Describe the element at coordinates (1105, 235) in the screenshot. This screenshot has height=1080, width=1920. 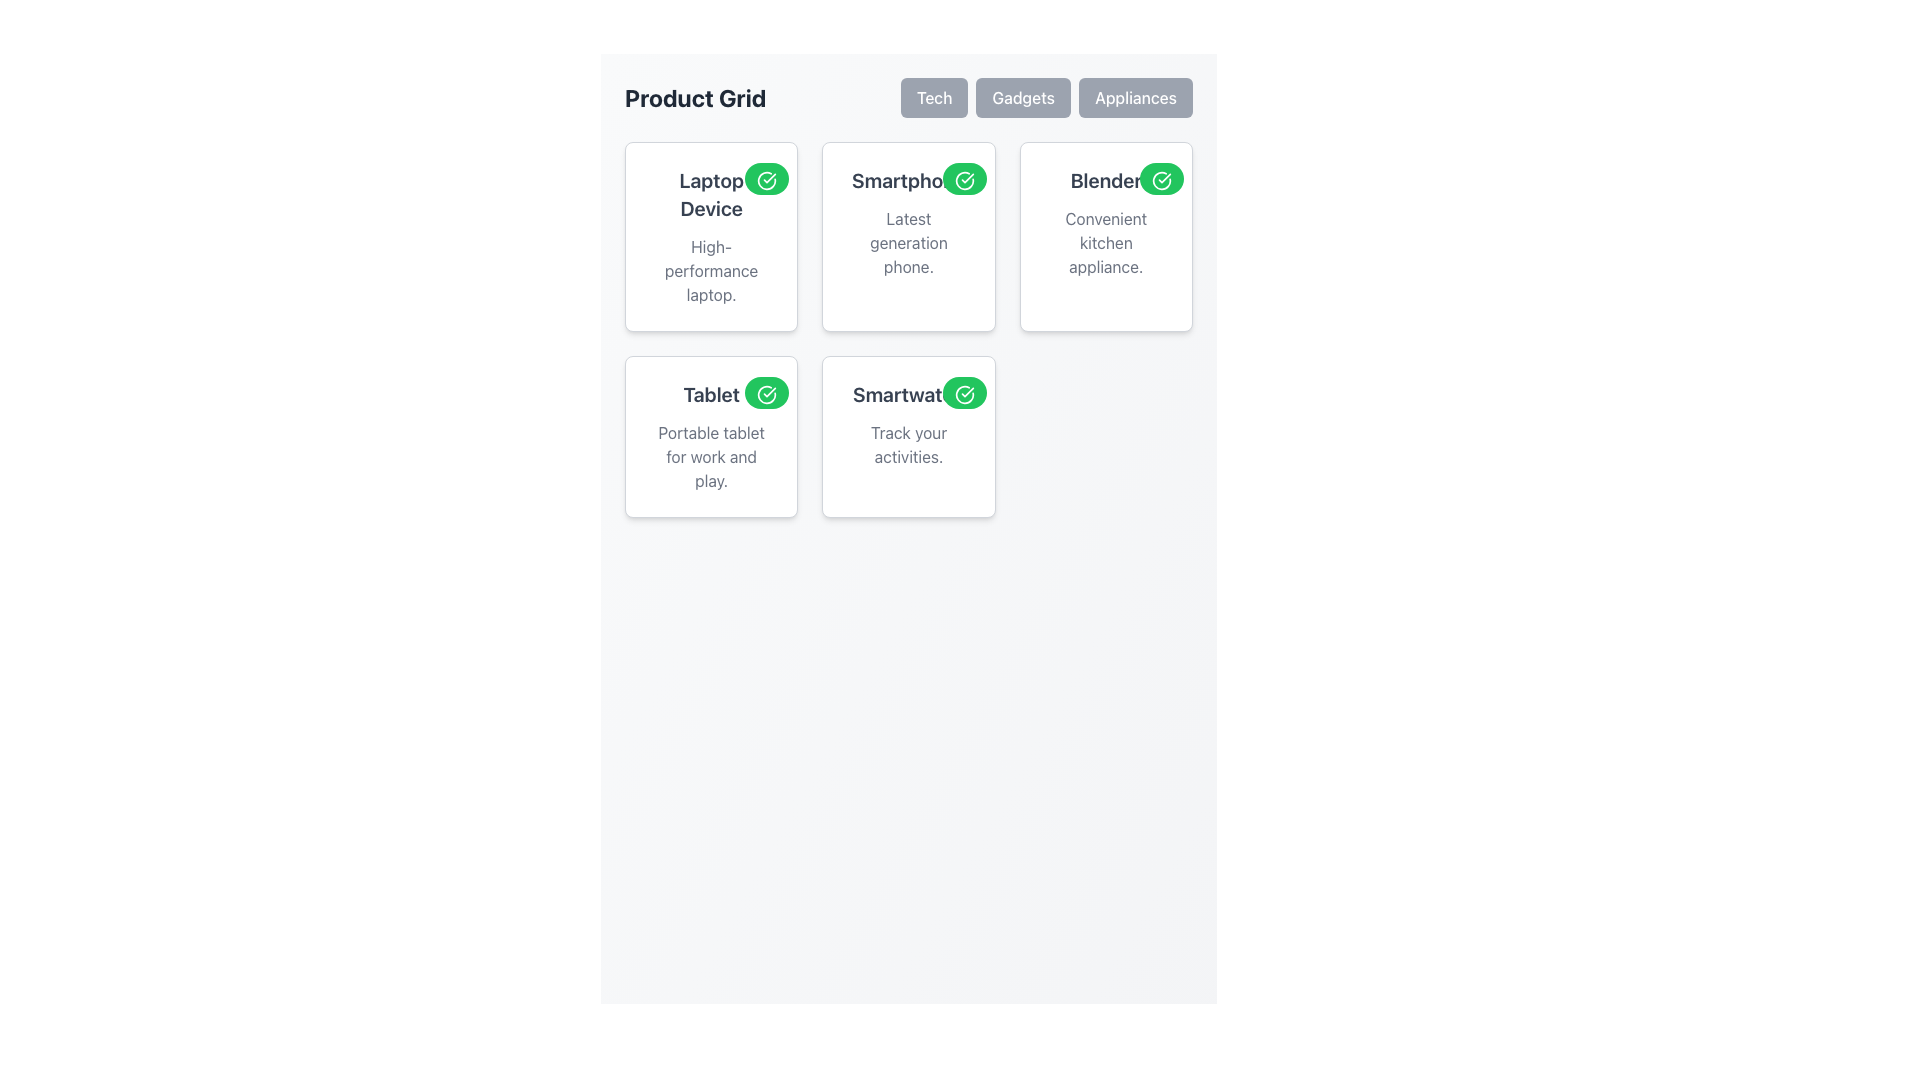
I see `information displayed on the Blender informational card, which is the third card in the first row of the grid layout` at that location.